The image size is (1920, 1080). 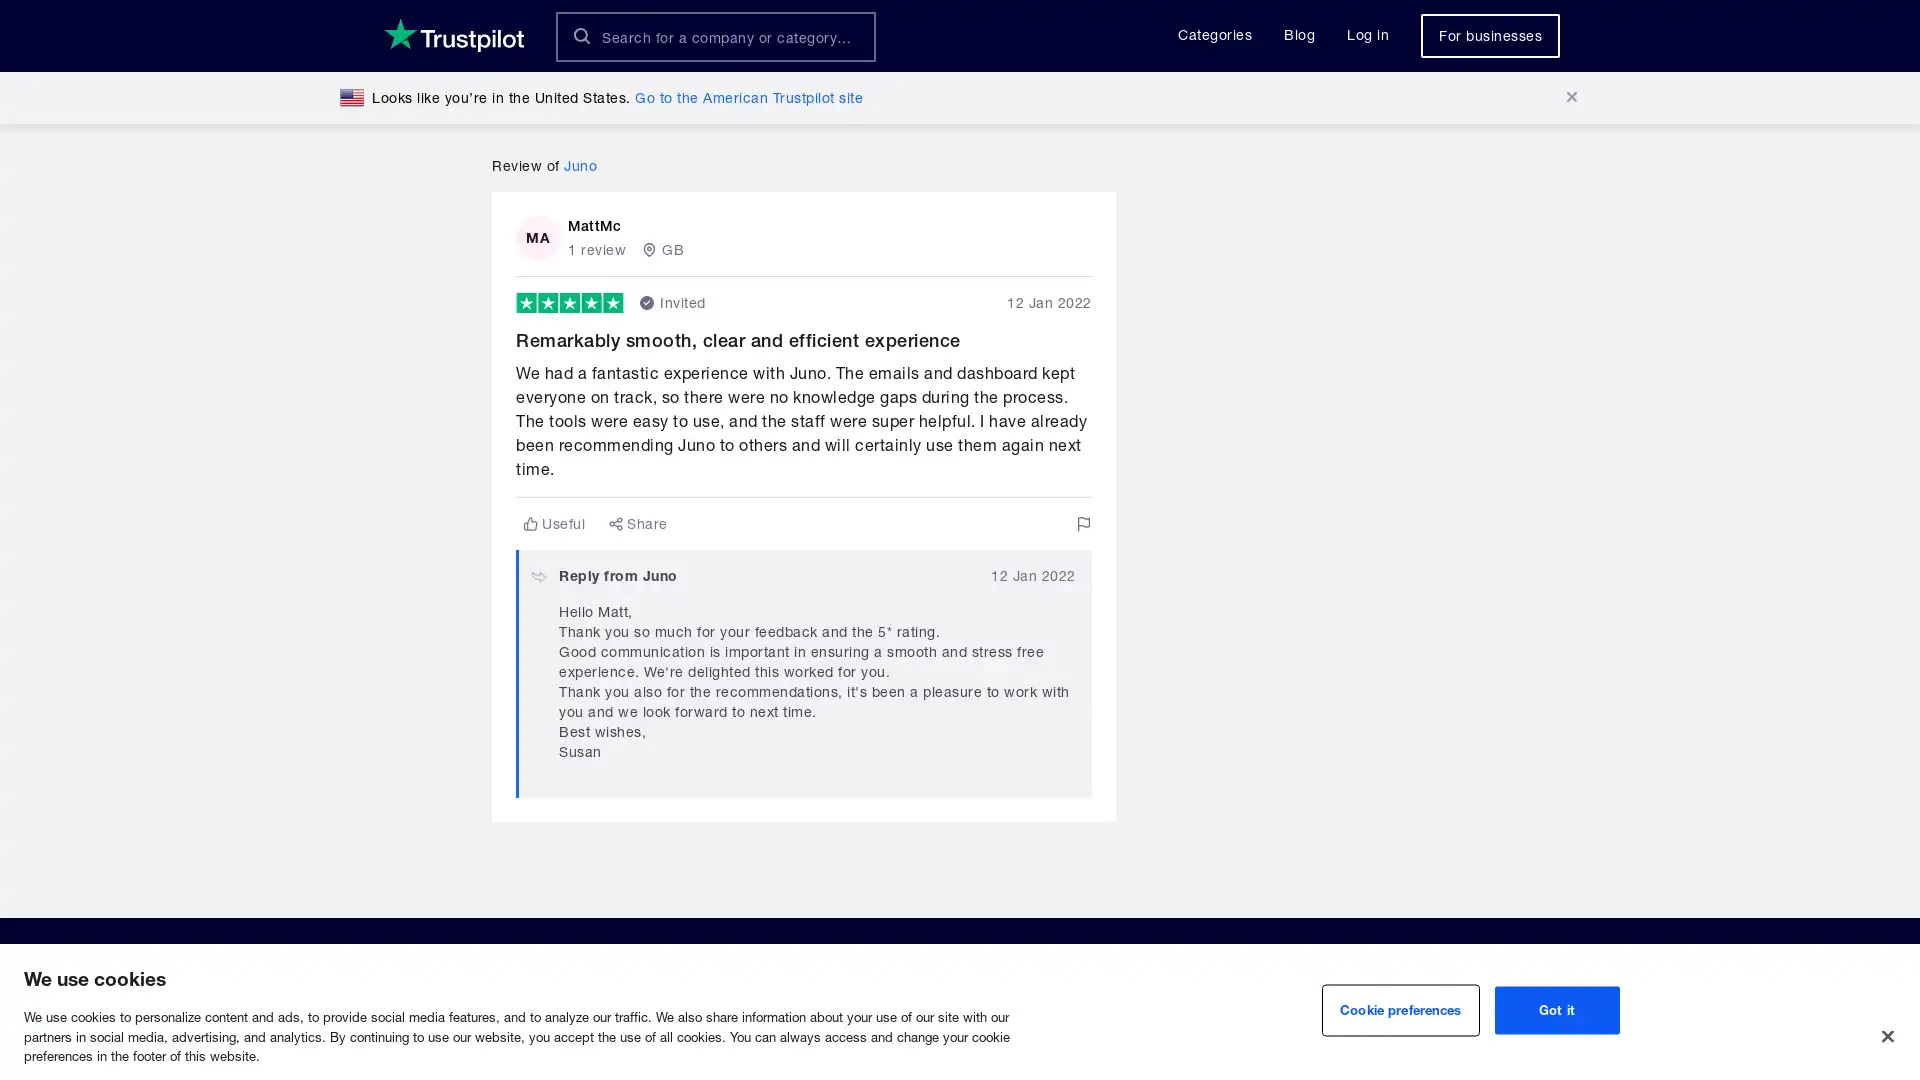 What do you see at coordinates (1886, 1035) in the screenshot?
I see `Close` at bounding box center [1886, 1035].